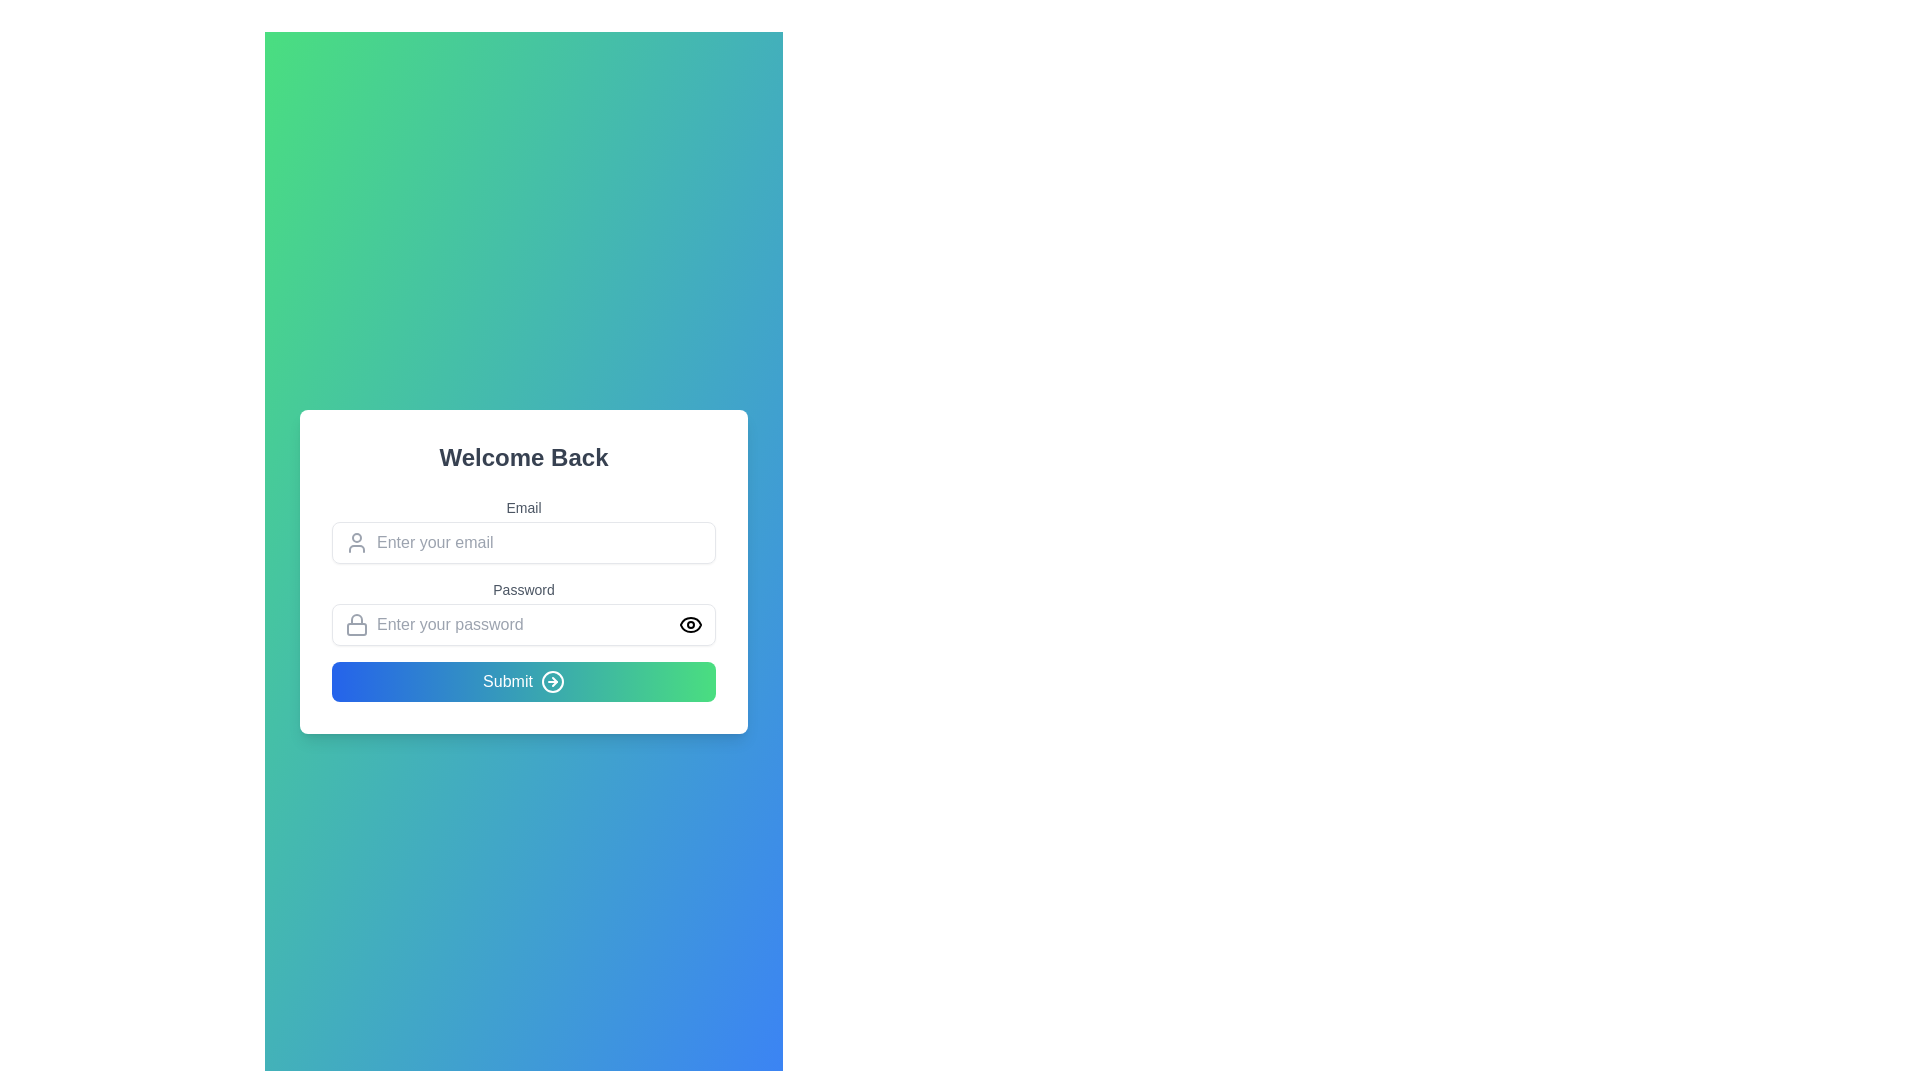 Image resolution: width=1920 pixels, height=1080 pixels. Describe the element at coordinates (691, 623) in the screenshot. I see `the button containing an eye-shaped icon used to toggle password visibility, located at the right end of the password input field for visual feedback` at that location.